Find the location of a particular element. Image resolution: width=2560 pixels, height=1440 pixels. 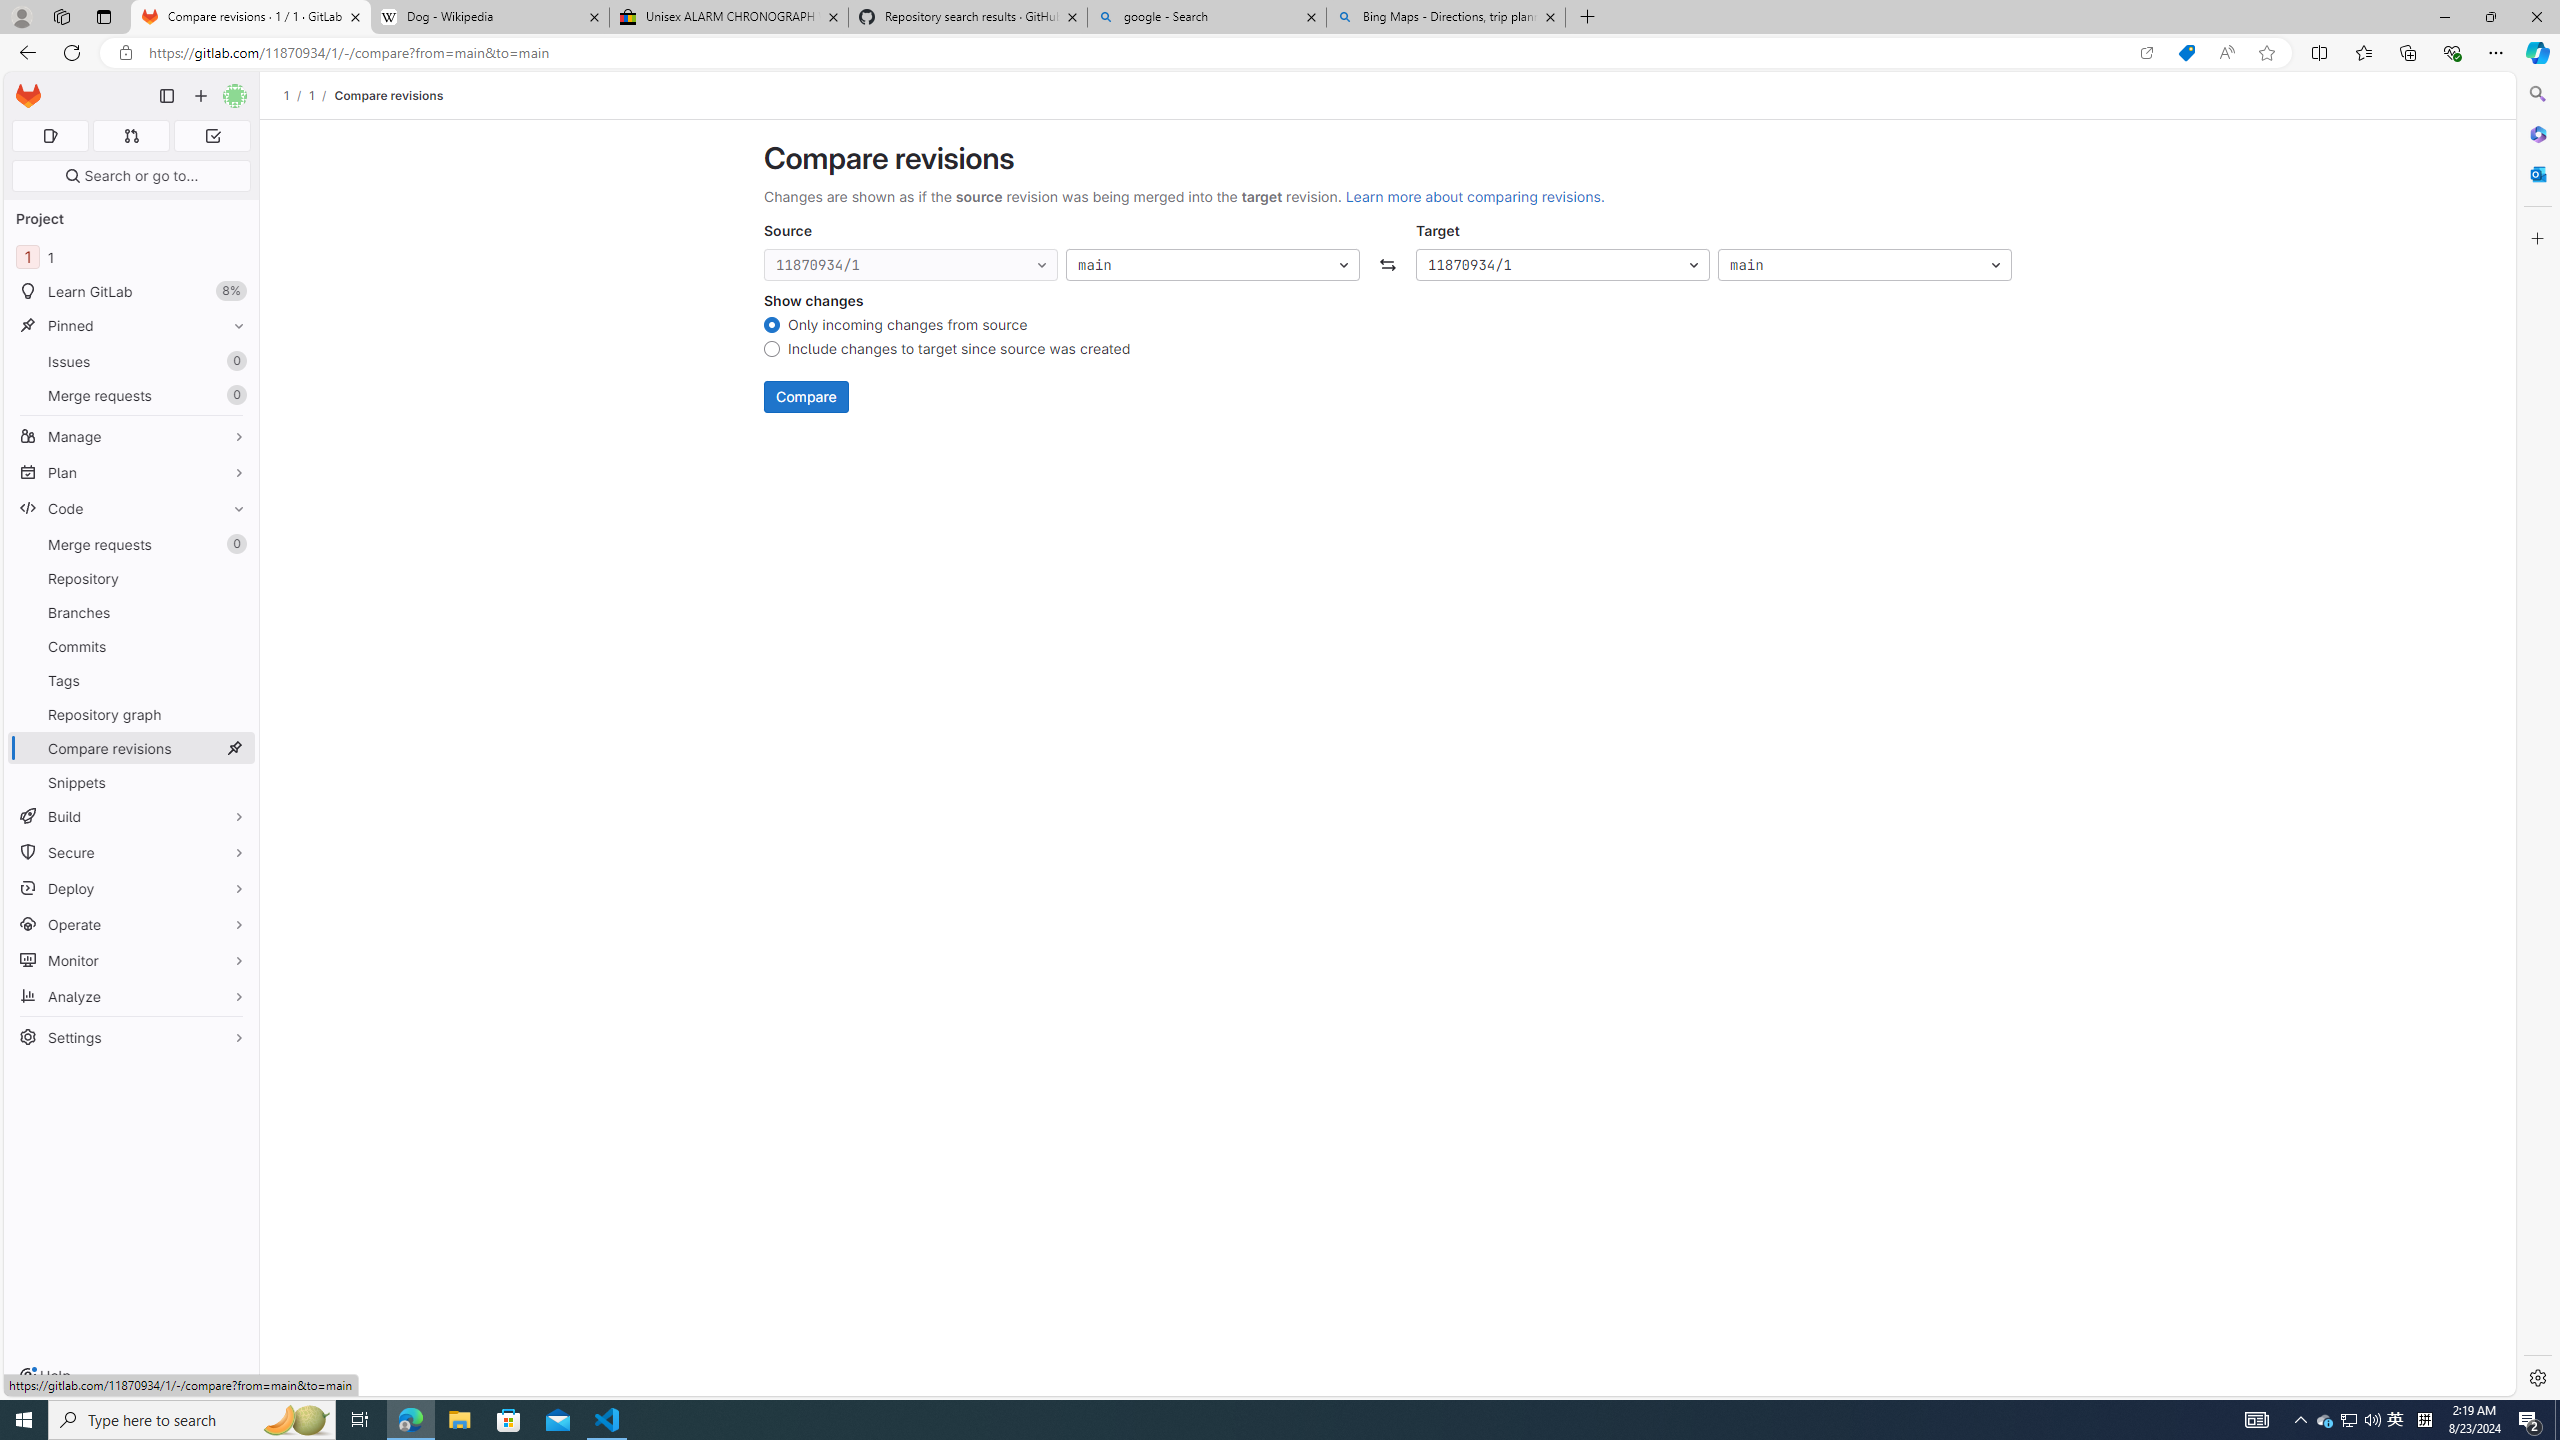

'Snippets' is located at coordinates (130, 781).